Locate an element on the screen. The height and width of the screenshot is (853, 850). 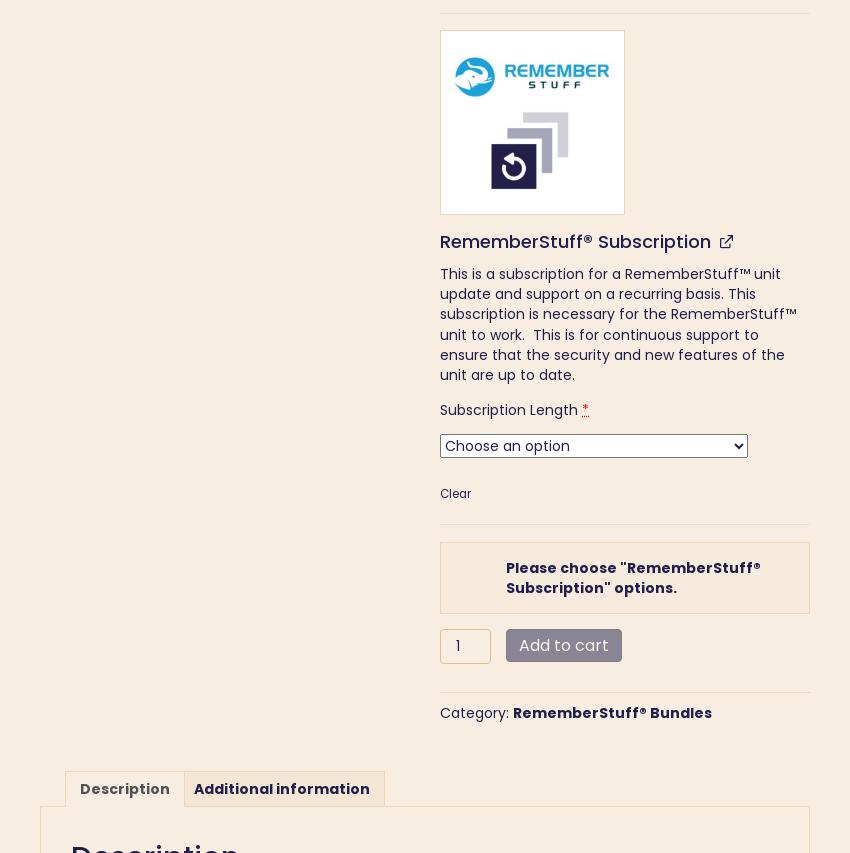
'Description' is located at coordinates (79, 788).